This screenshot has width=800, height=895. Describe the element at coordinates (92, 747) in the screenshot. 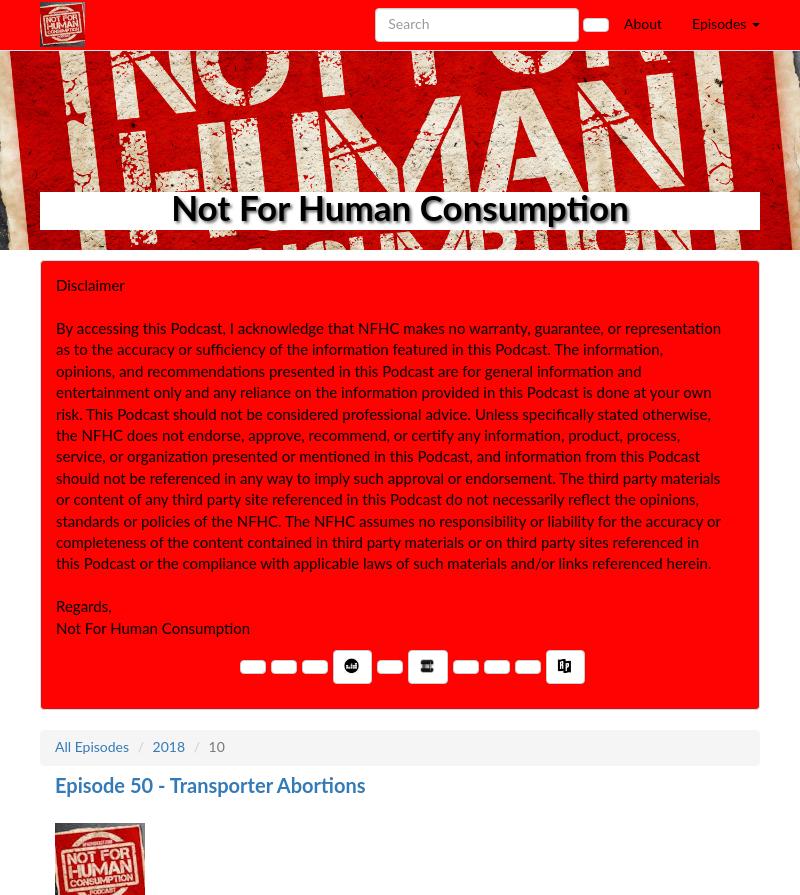

I see `'All Episodes'` at that location.